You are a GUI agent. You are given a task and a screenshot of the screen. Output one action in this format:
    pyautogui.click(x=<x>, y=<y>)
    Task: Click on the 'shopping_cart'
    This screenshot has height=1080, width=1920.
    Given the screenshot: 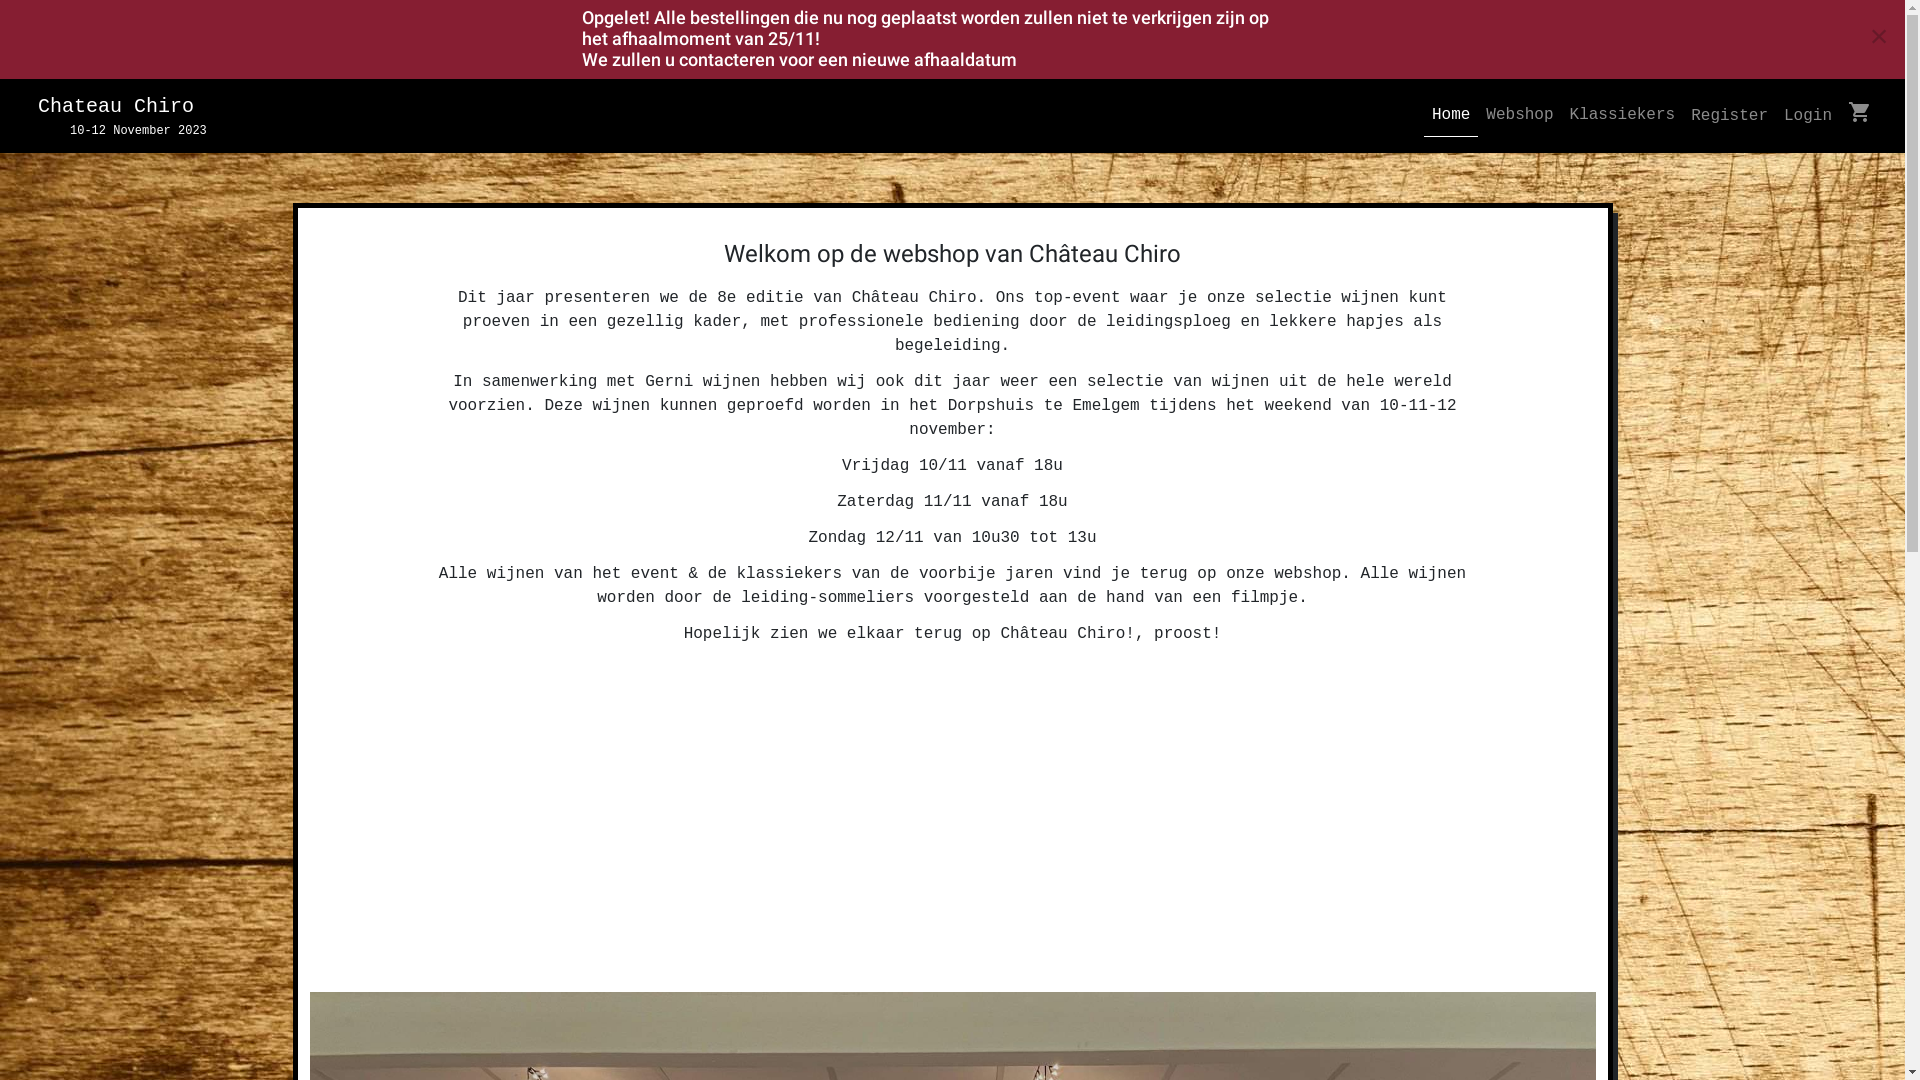 What is the action you would take?
    pyautogui.click(x=1859, y=116)
    